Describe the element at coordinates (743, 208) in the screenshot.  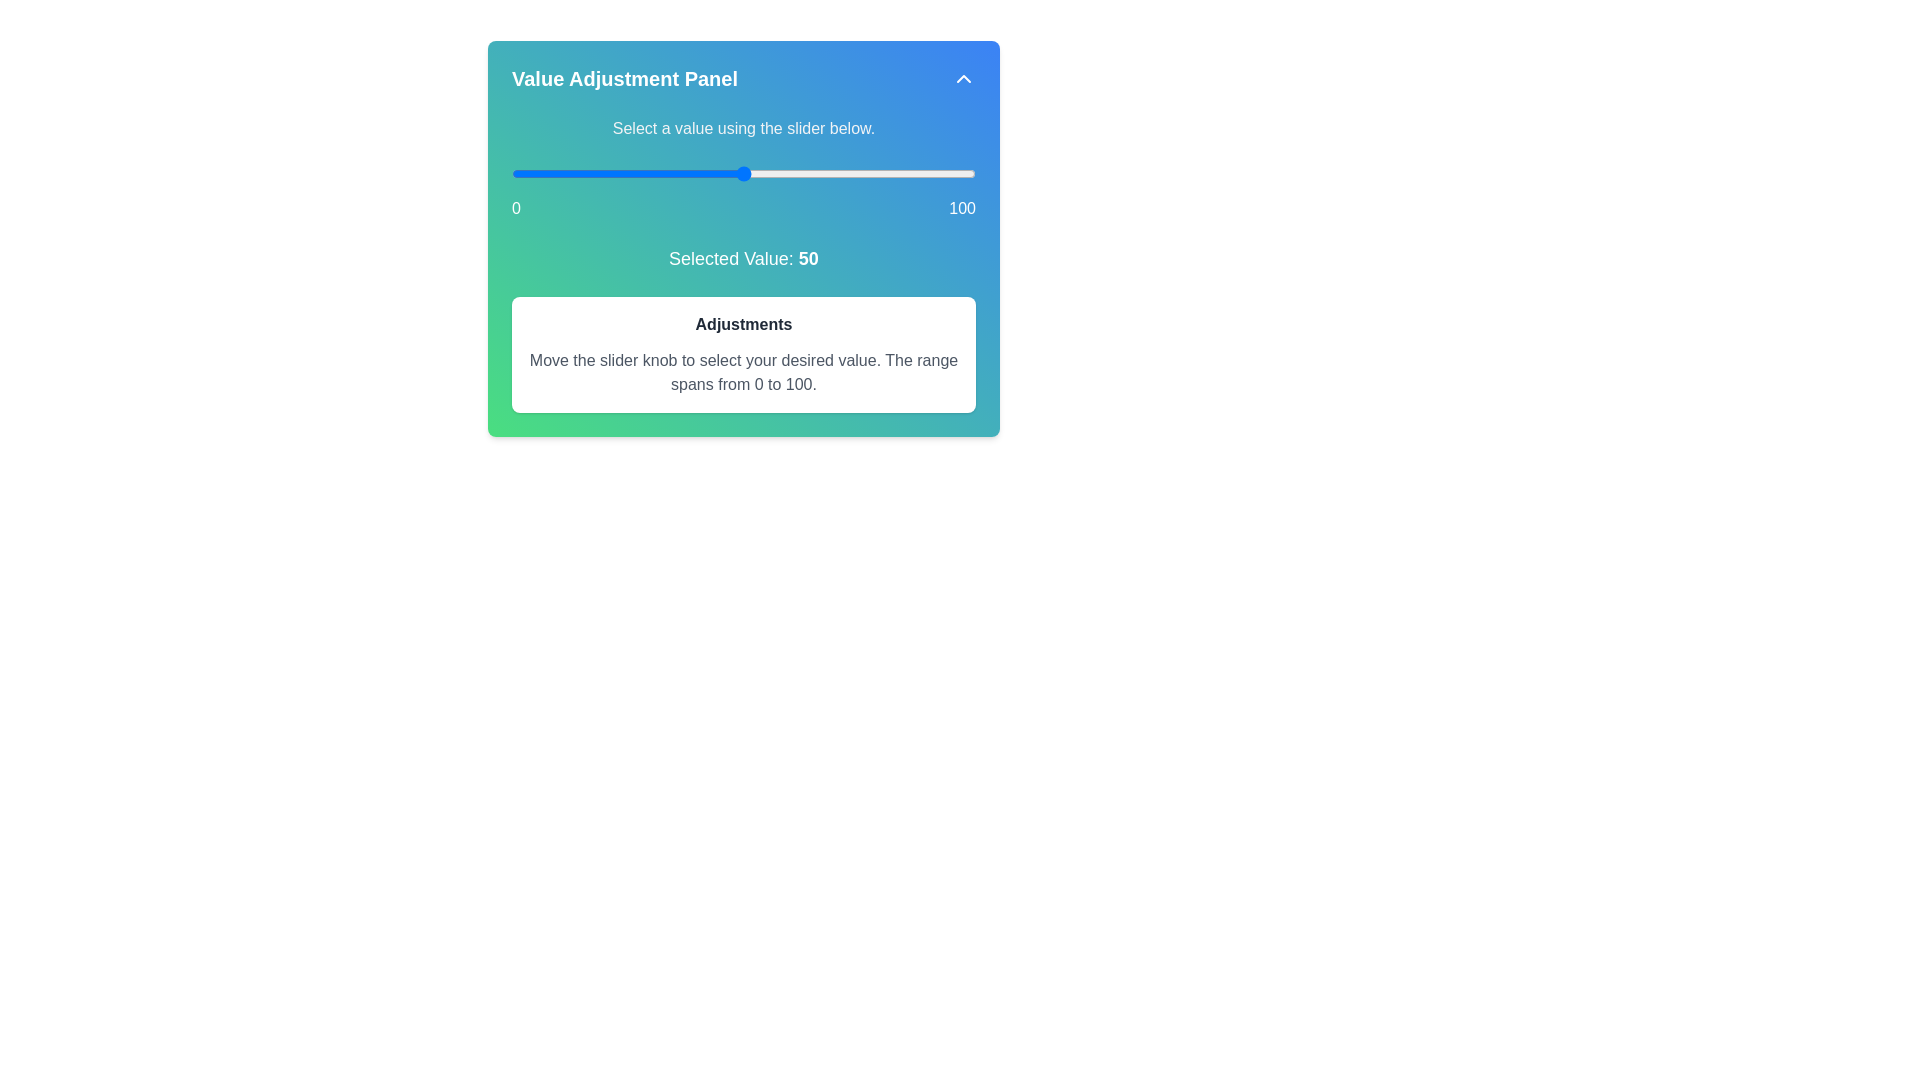
I see `the text labels element displaying the numeric values '0' and '100' with a gradient background, located directly below the slider track in the Value Adjustment Panel` at that location.